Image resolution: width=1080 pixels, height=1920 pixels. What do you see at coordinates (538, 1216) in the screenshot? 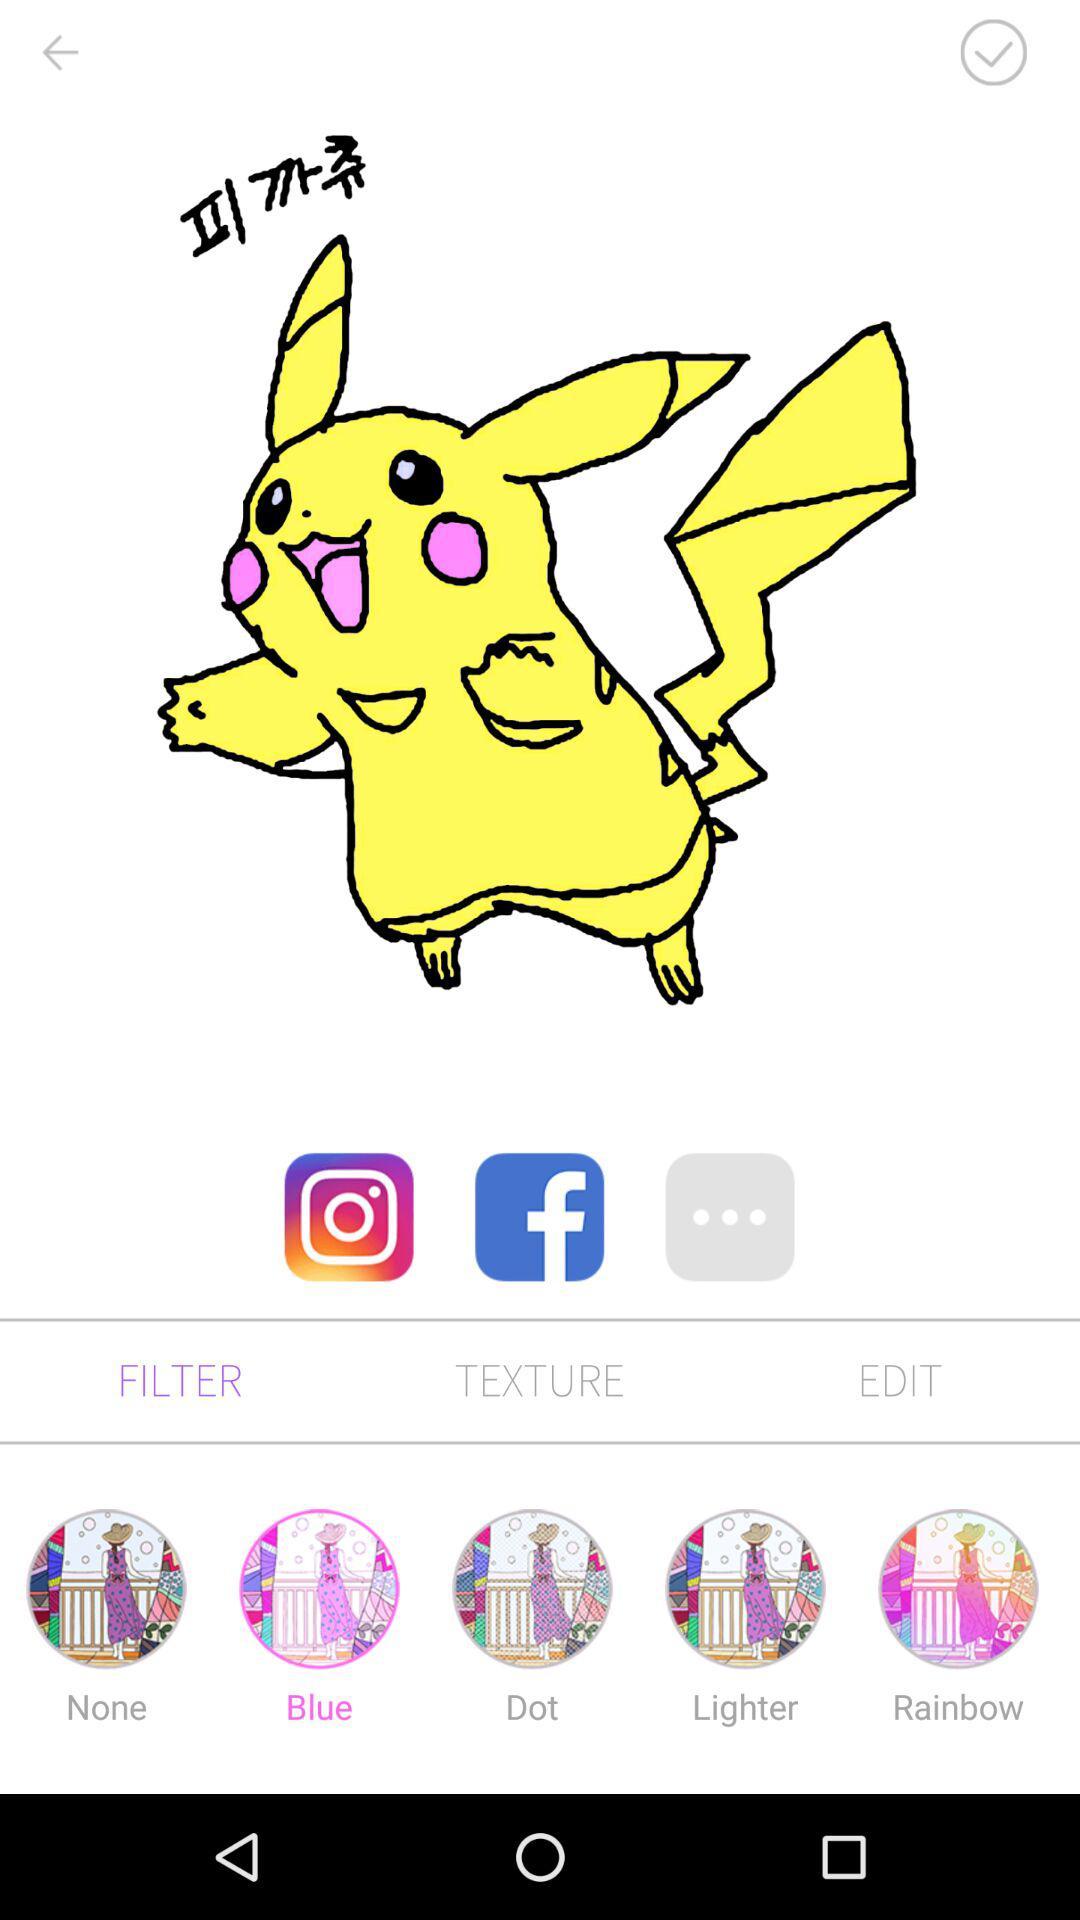
I see `the icon at the center` at bounding box center [538, 1216].